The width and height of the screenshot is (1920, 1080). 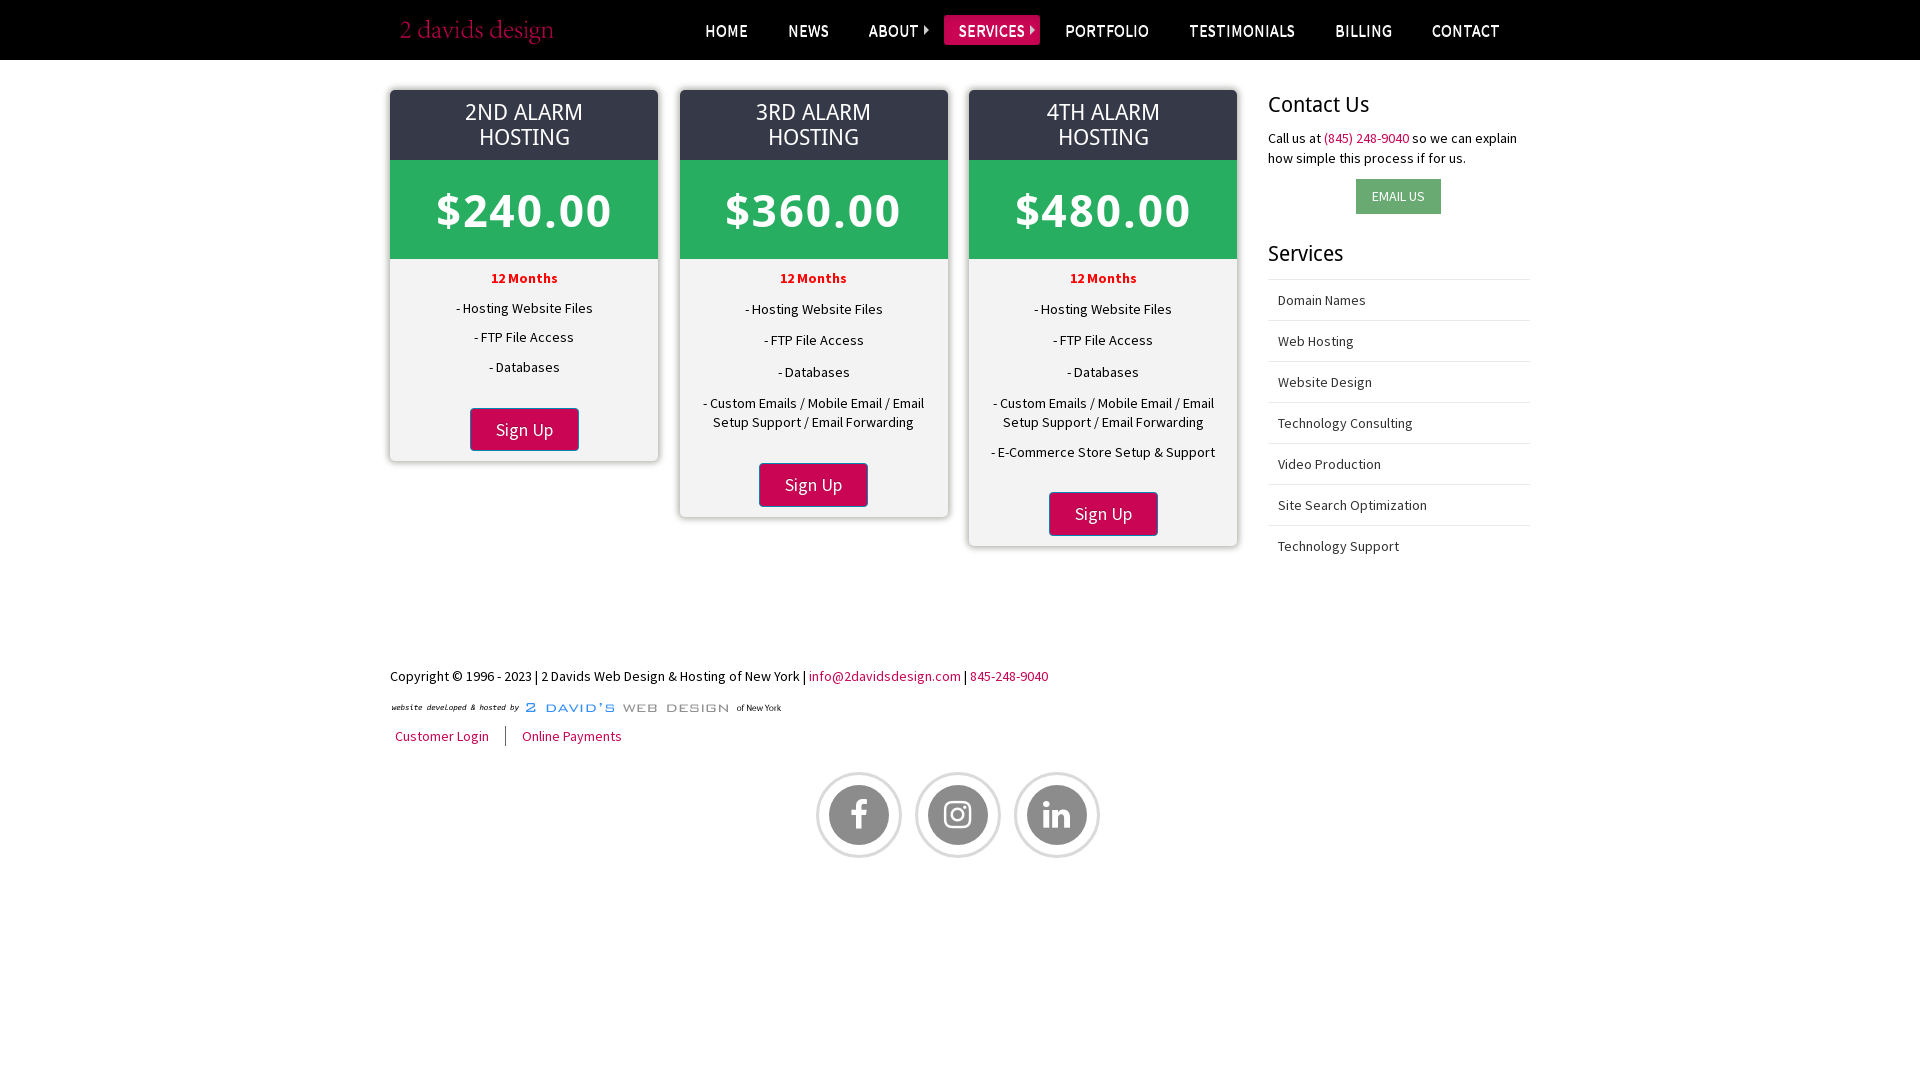 What do you see at coordinates (1365, 137) in the screenshot?
I see `'(845) 248-9040'` at bounding box center [1365, 137].